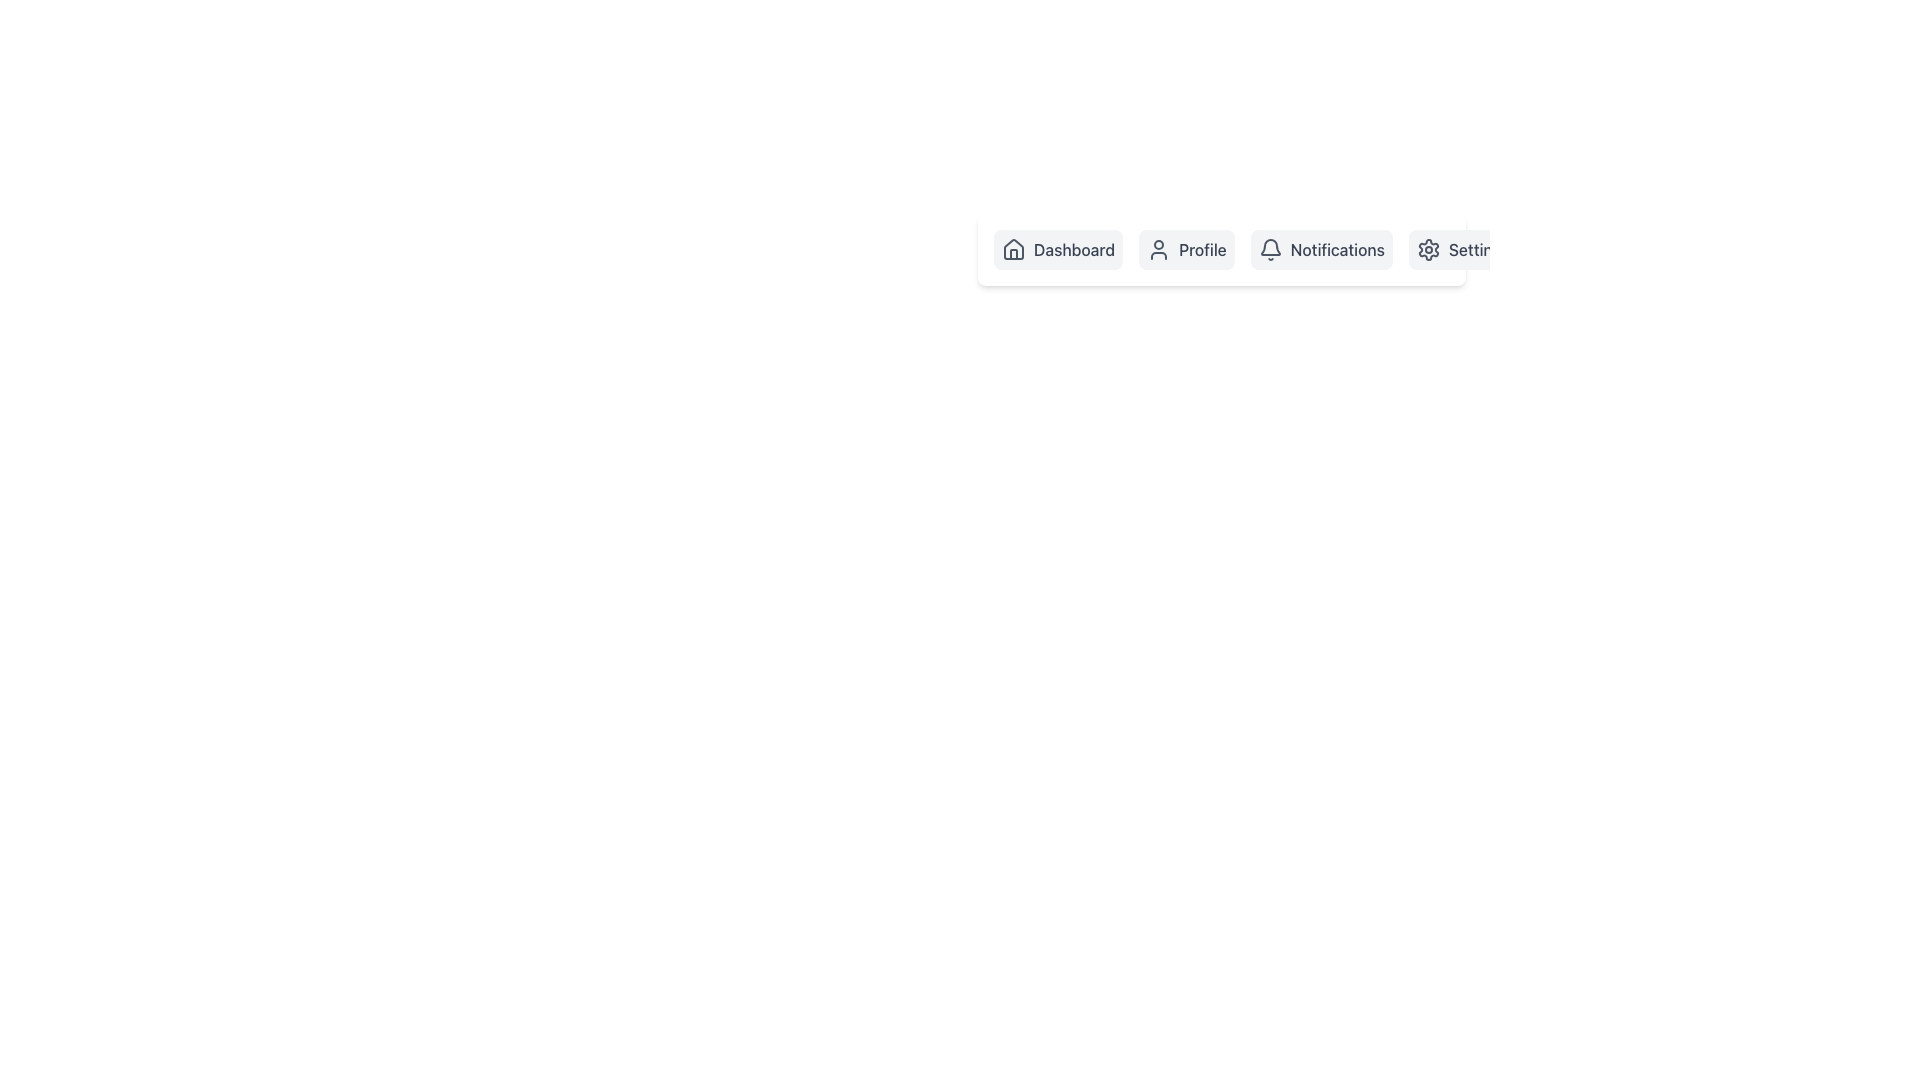 This screenshot has height=1080, width=1920. Describe the element at coordinates (1159, 249) in the screenshot. I see `the 'Profile' icon located in the navigation bar` at that location.